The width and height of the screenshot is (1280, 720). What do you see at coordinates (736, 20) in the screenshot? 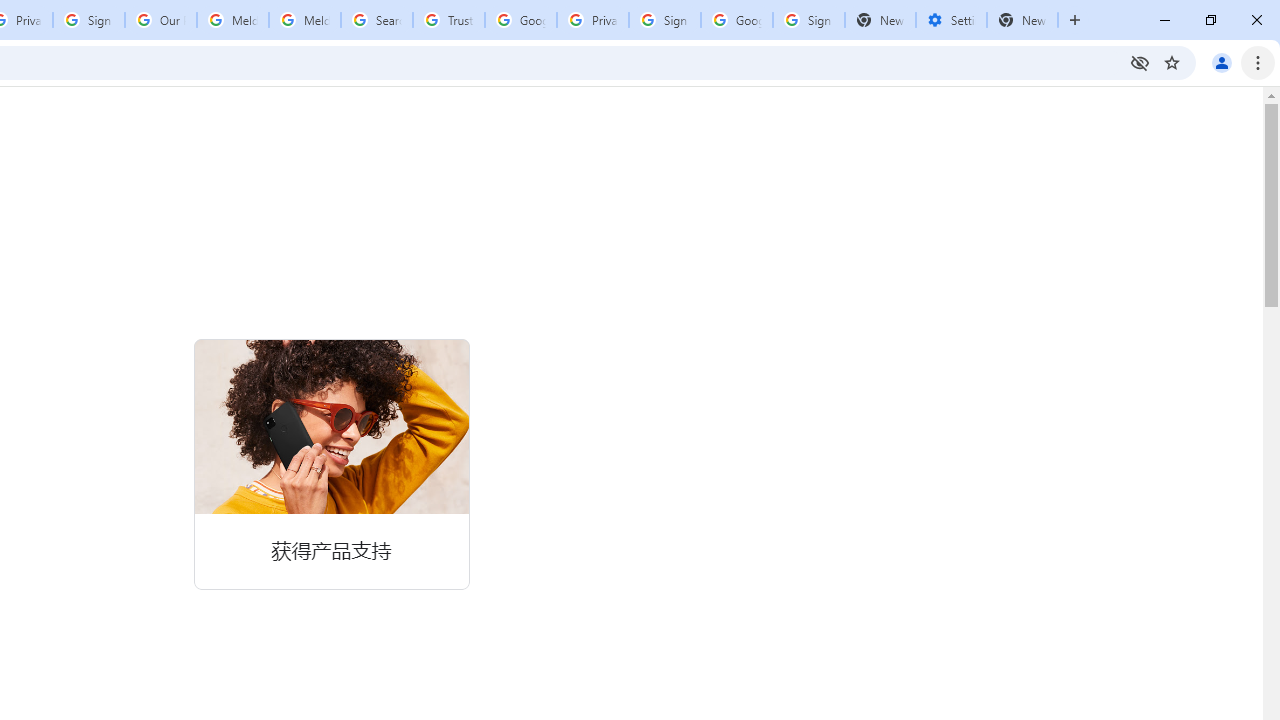
I see `'Google Cybersecurity Innovations - Google Safety Center'` at bounding box center [736, 20].